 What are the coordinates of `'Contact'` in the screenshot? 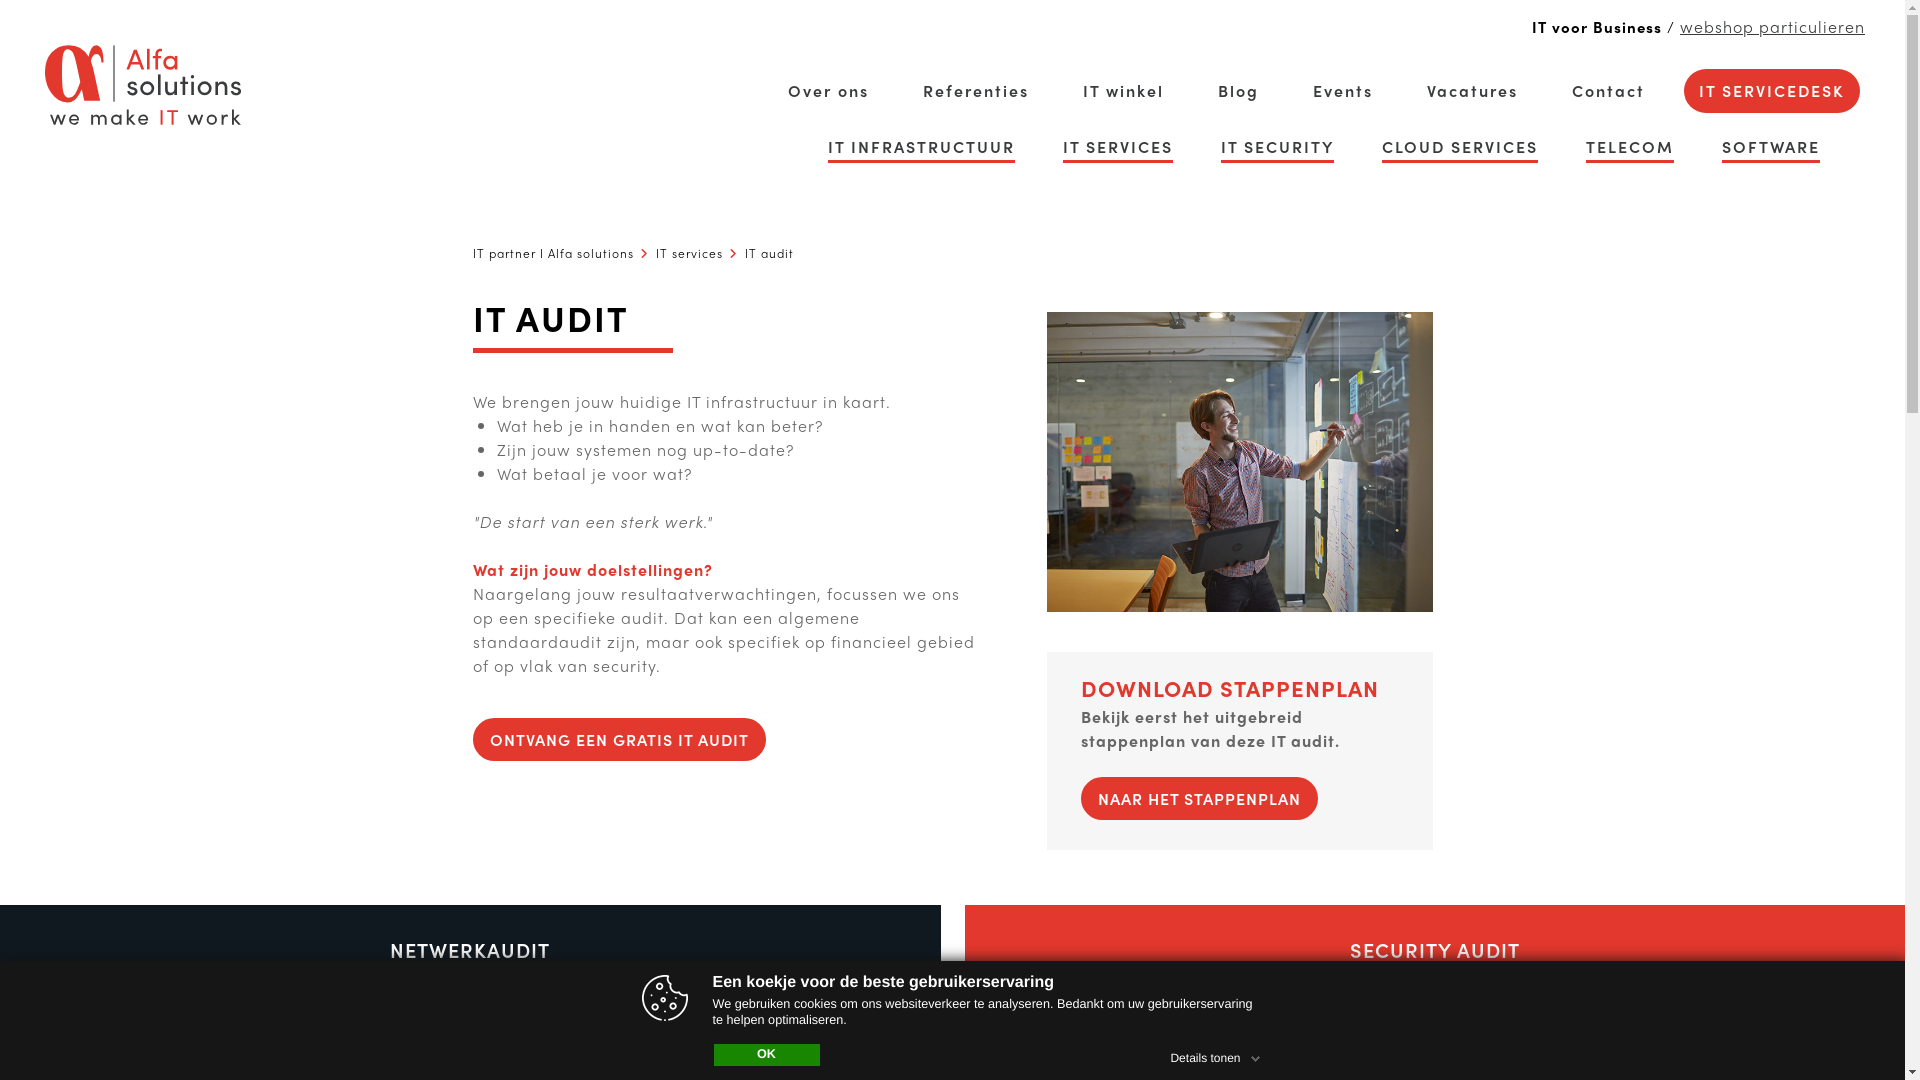 It's located at (1608, 91).